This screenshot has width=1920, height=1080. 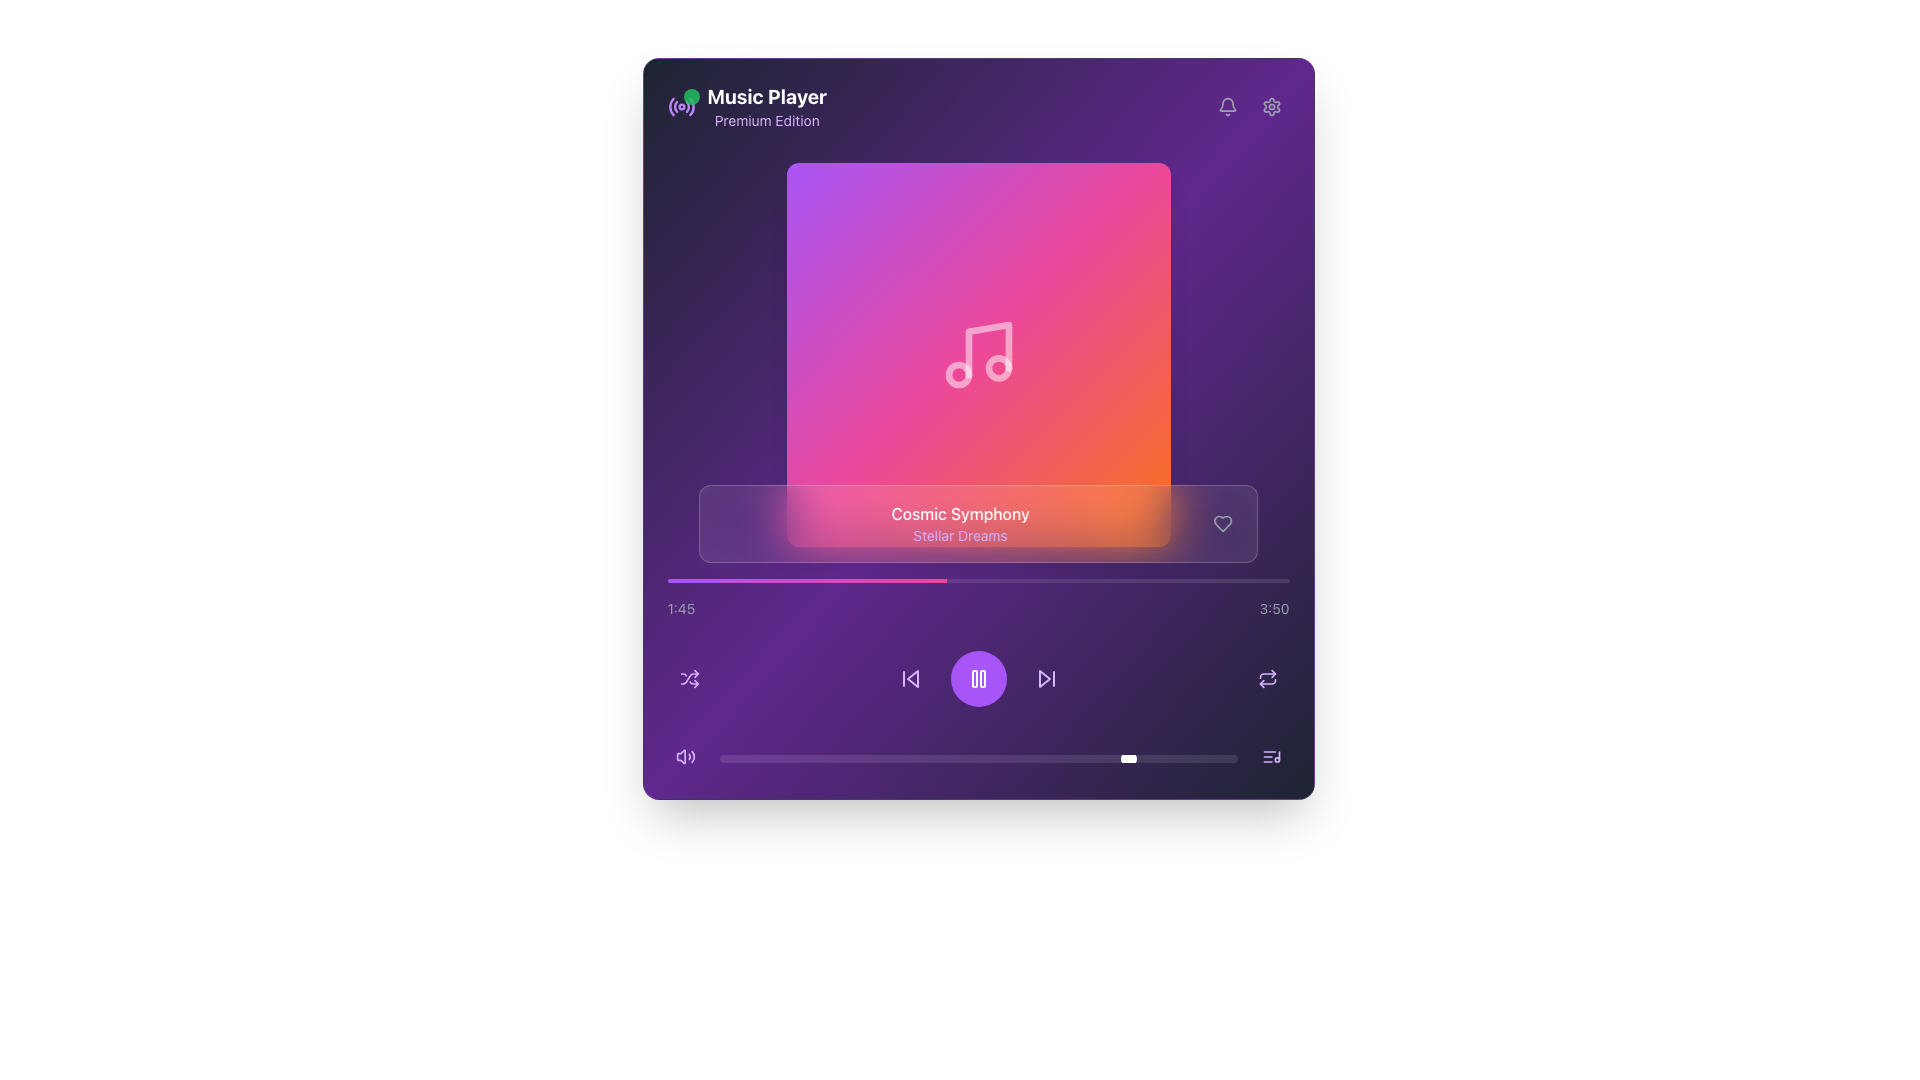 What do you see at coordinates (1270, 107) in the screenshot?
I see `the settings icon located at the top right corner of the interface to trigger its hover effects` at bounding box center [1270, 107].